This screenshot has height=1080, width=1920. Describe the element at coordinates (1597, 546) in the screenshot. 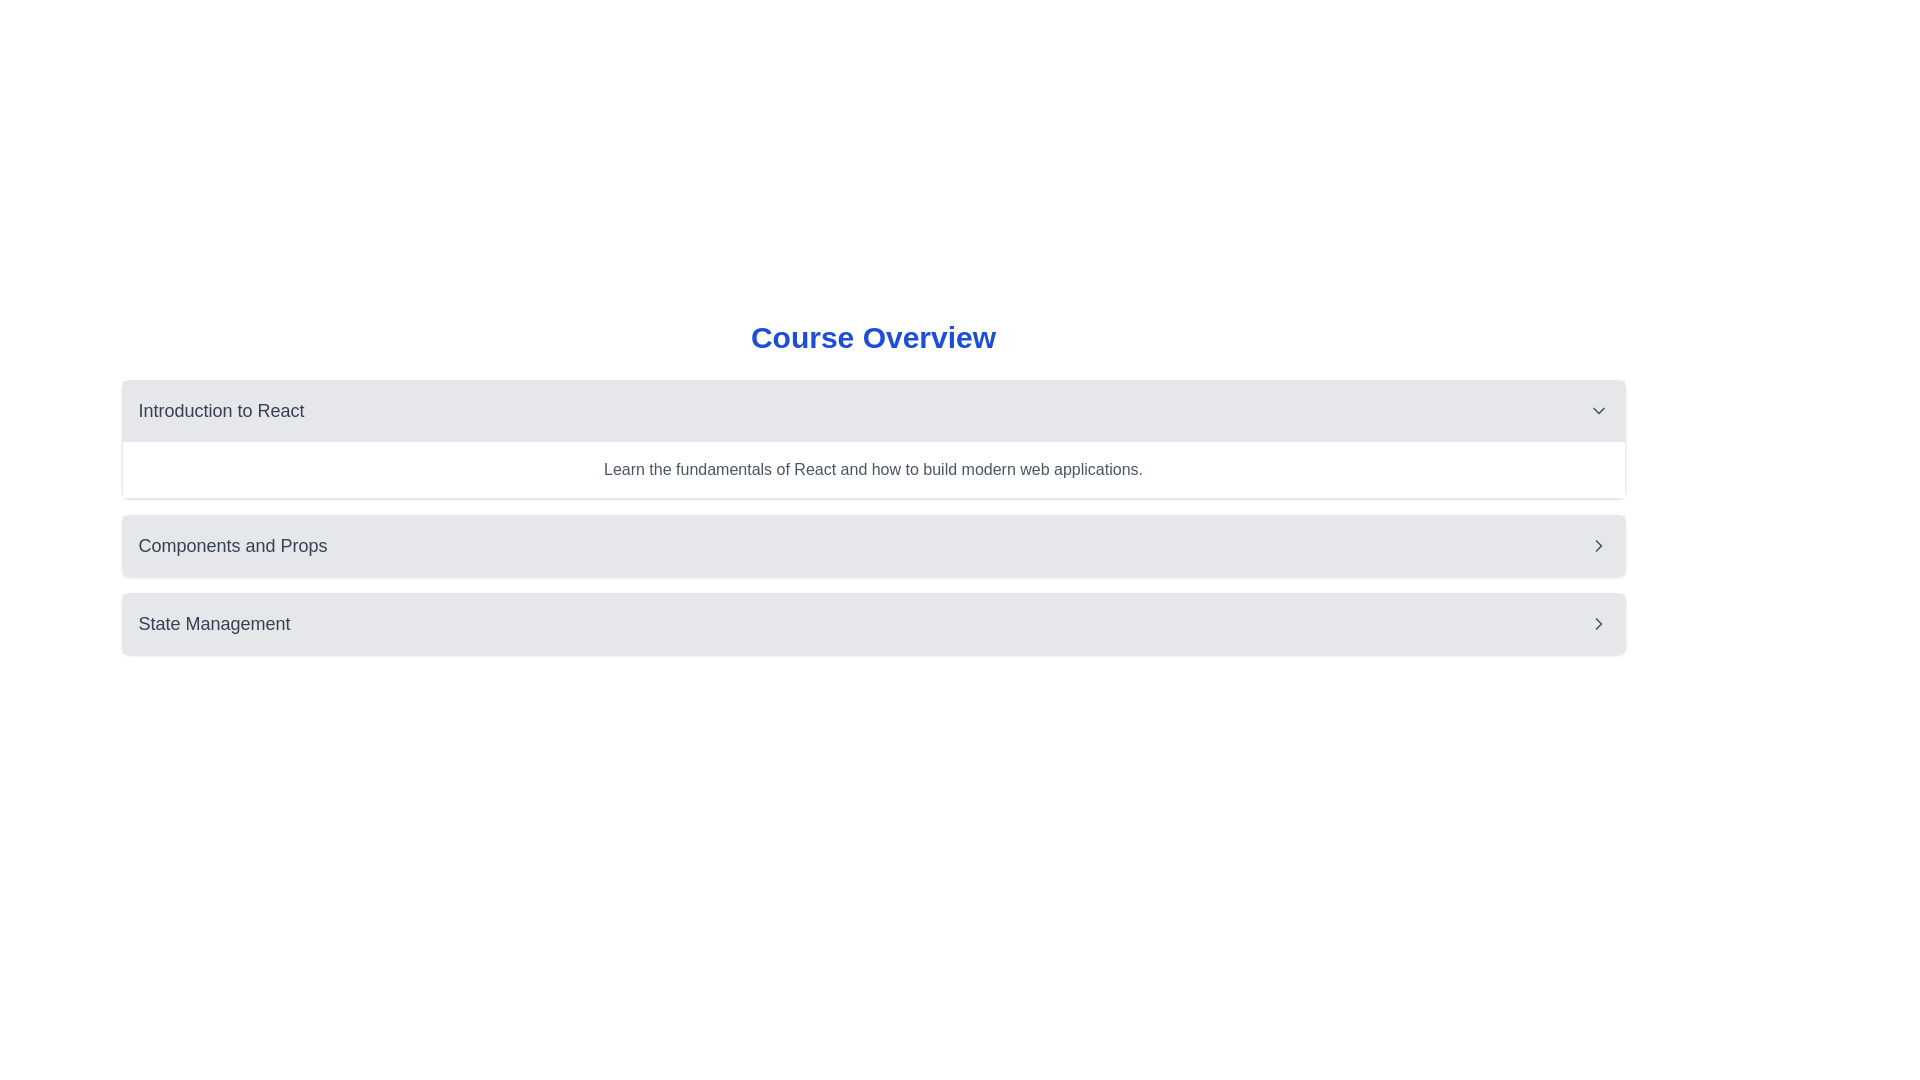

I see `the Arrow Indicator located in the 'Components and Props' collapsible item to enhance accessibility interactions` at that location.